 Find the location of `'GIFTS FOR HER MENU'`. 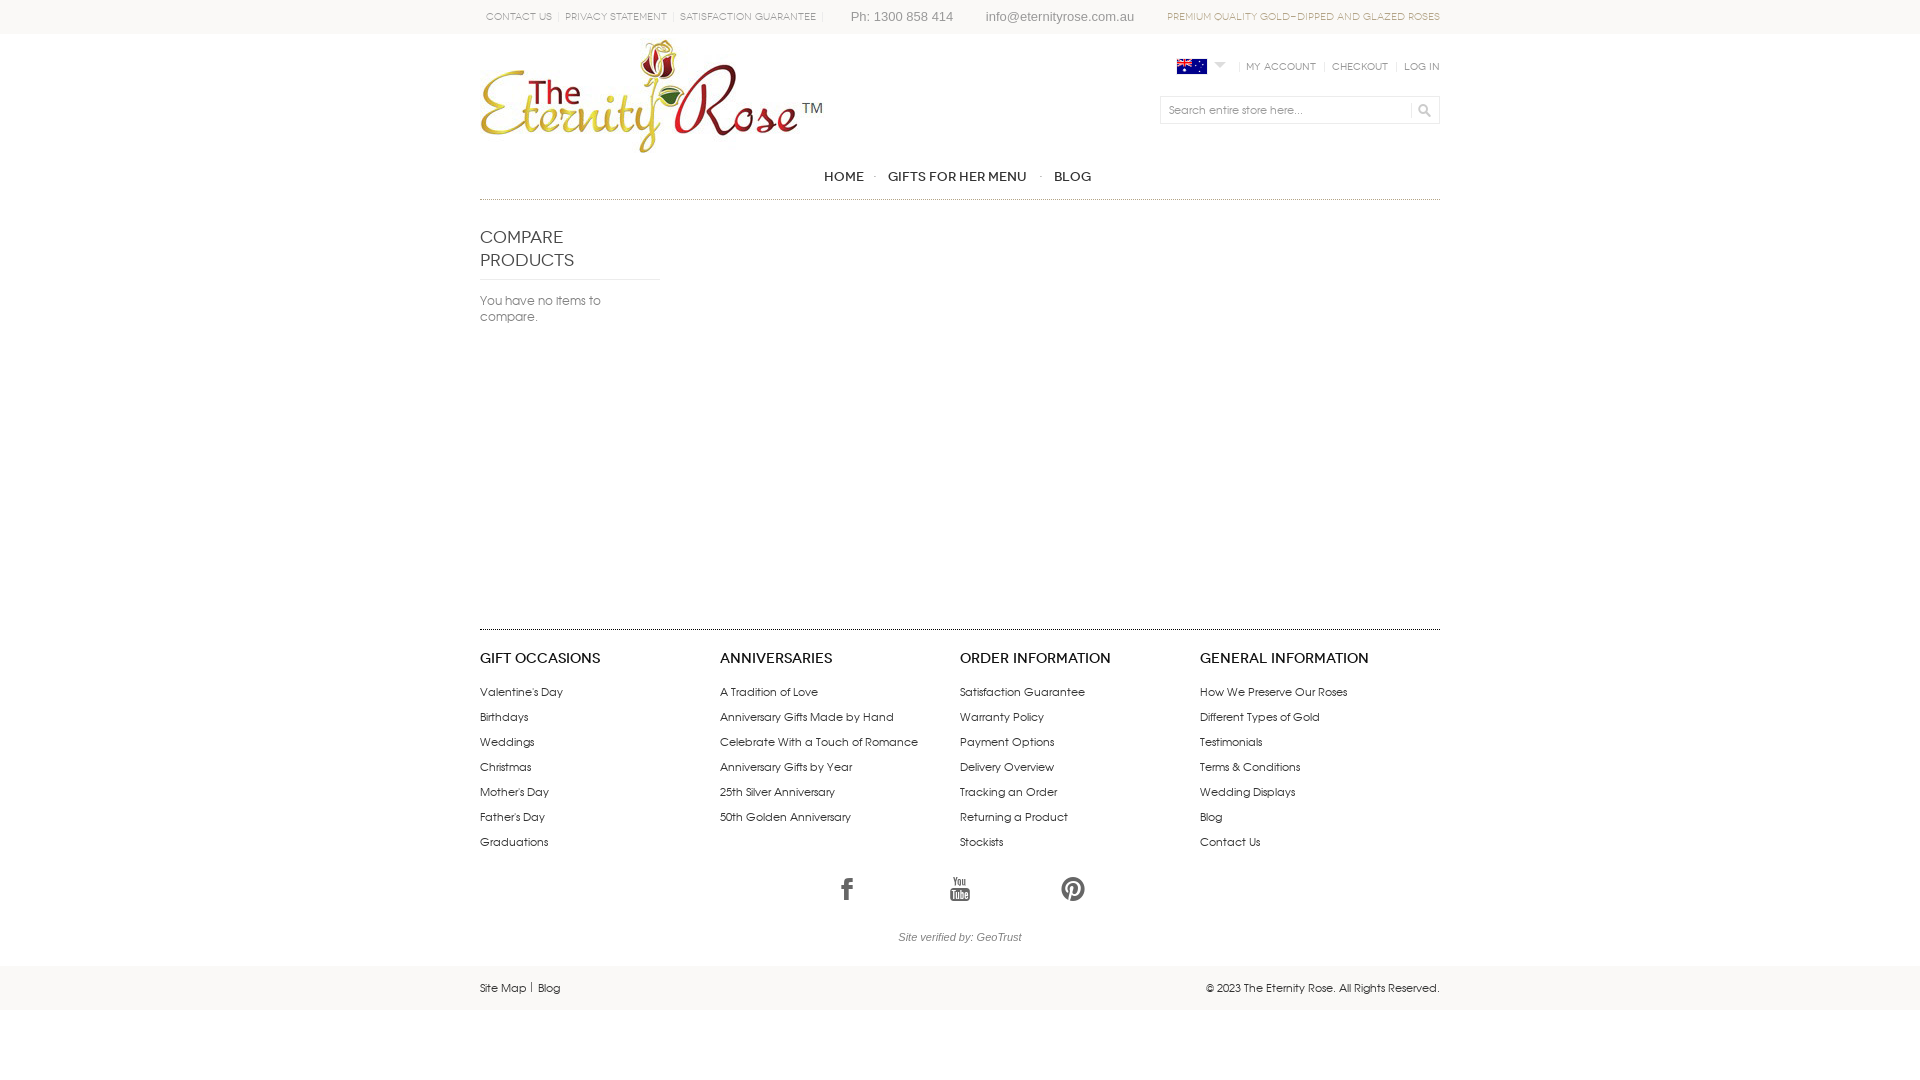

'GIFTS FOR HER MENU' is located at coordinates (956, 175).